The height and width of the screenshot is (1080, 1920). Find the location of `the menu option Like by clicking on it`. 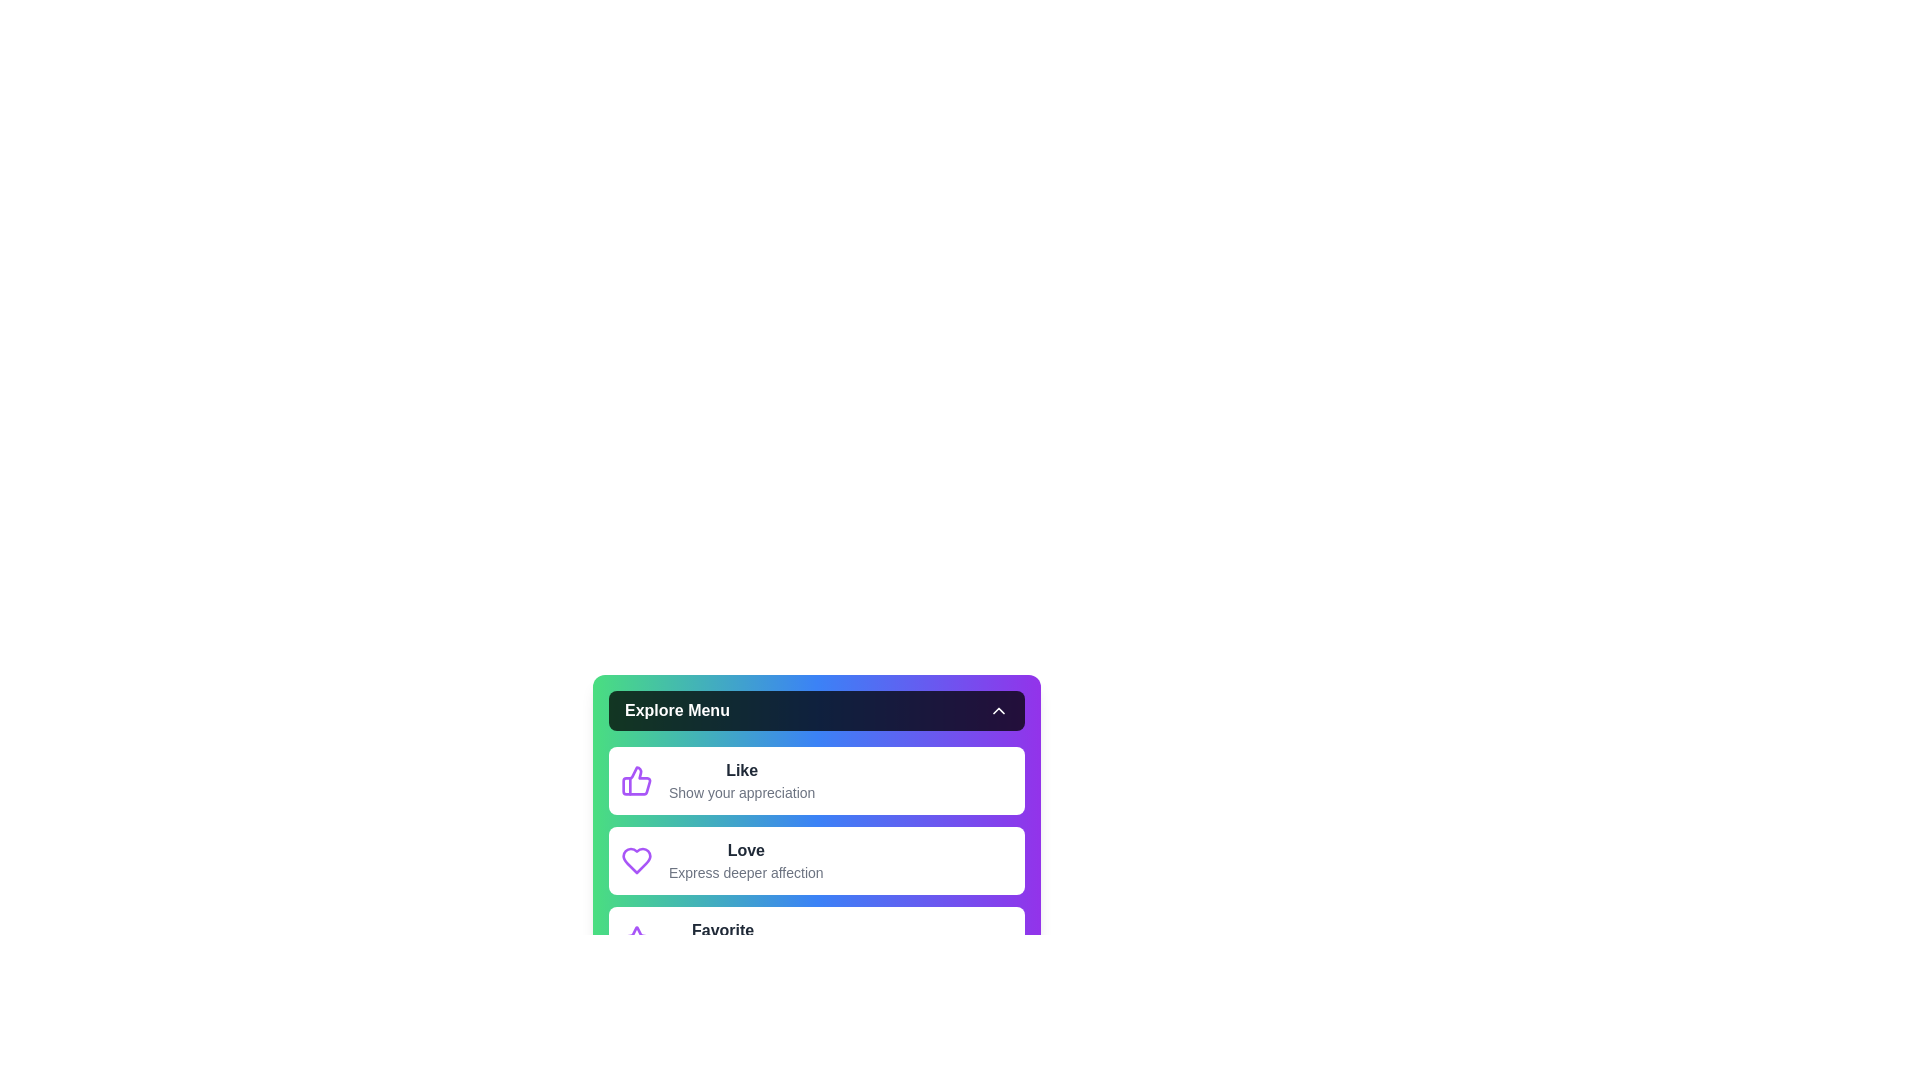

the menu option Like by clicking on it is located at coordinates (816, 779).